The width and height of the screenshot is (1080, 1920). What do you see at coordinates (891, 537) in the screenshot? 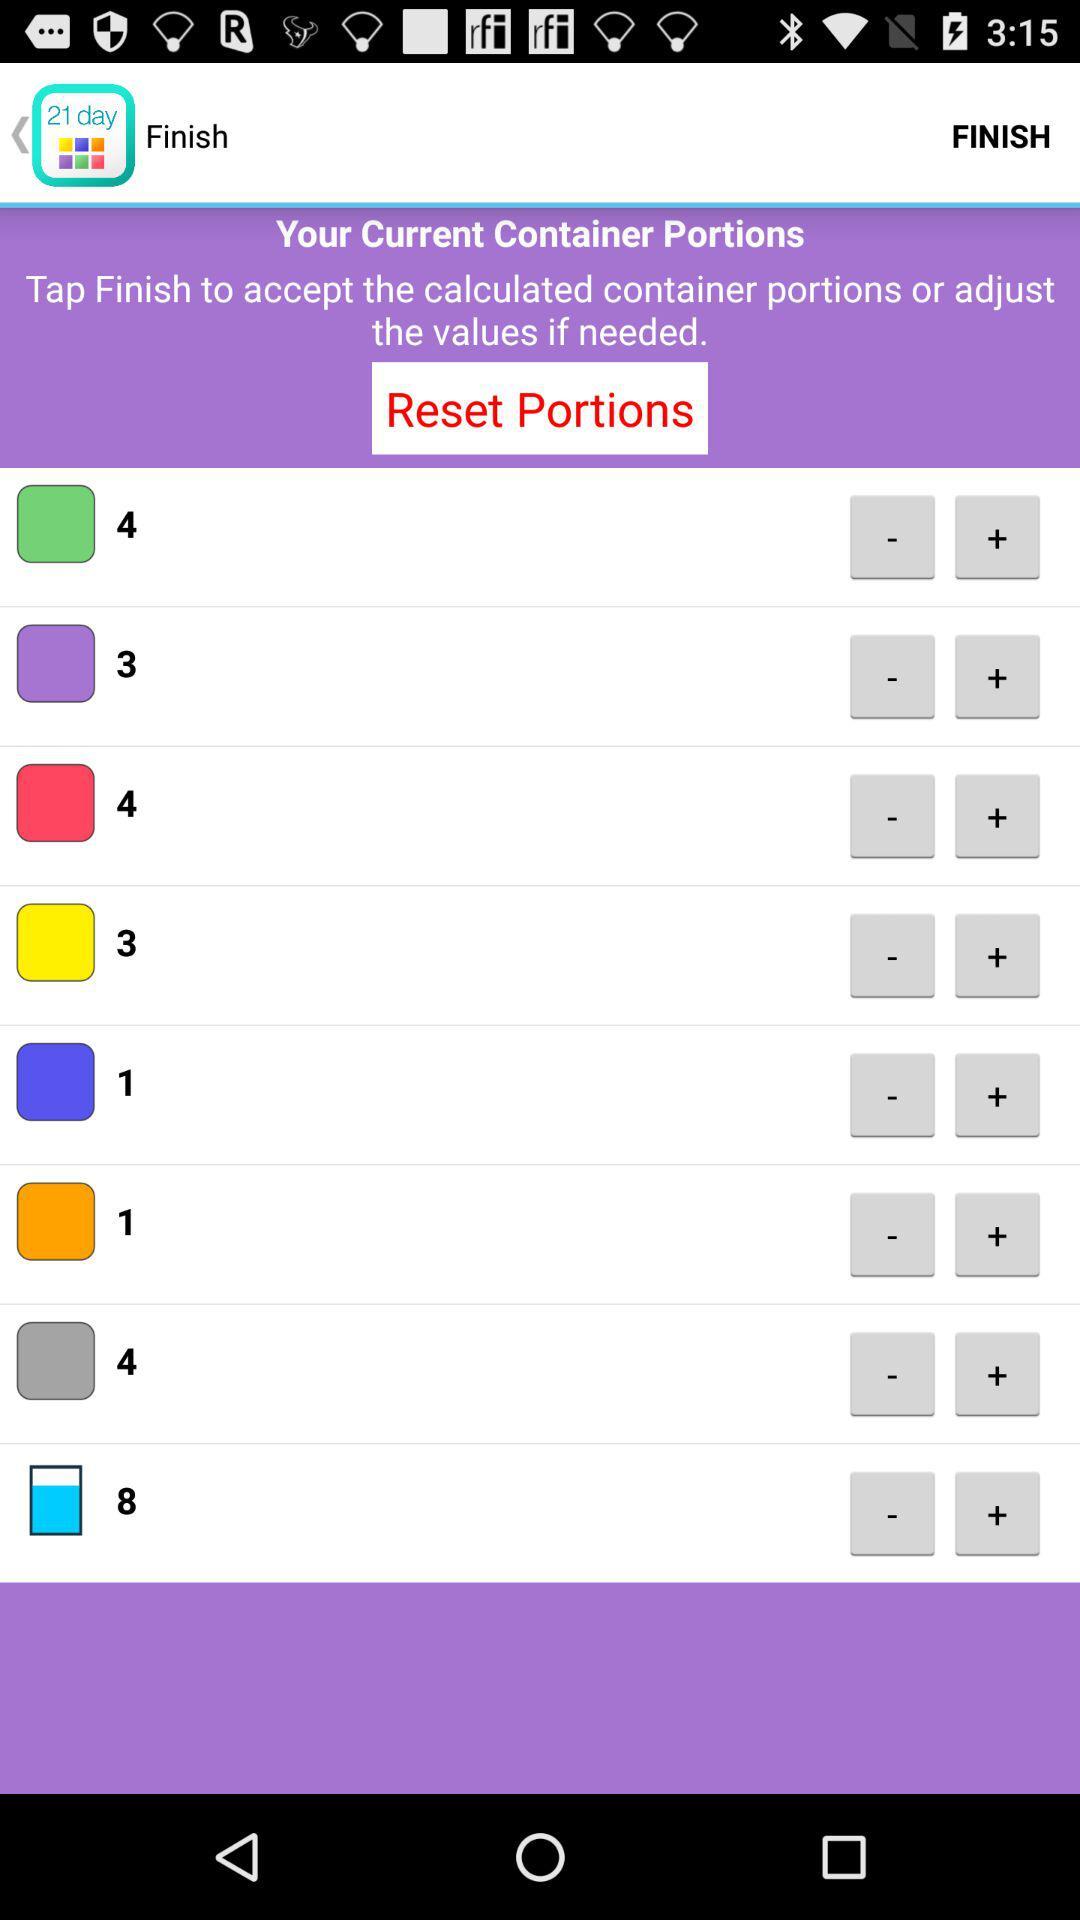
I see `icon next to the 4 icon` at bounding box center [891, 537].